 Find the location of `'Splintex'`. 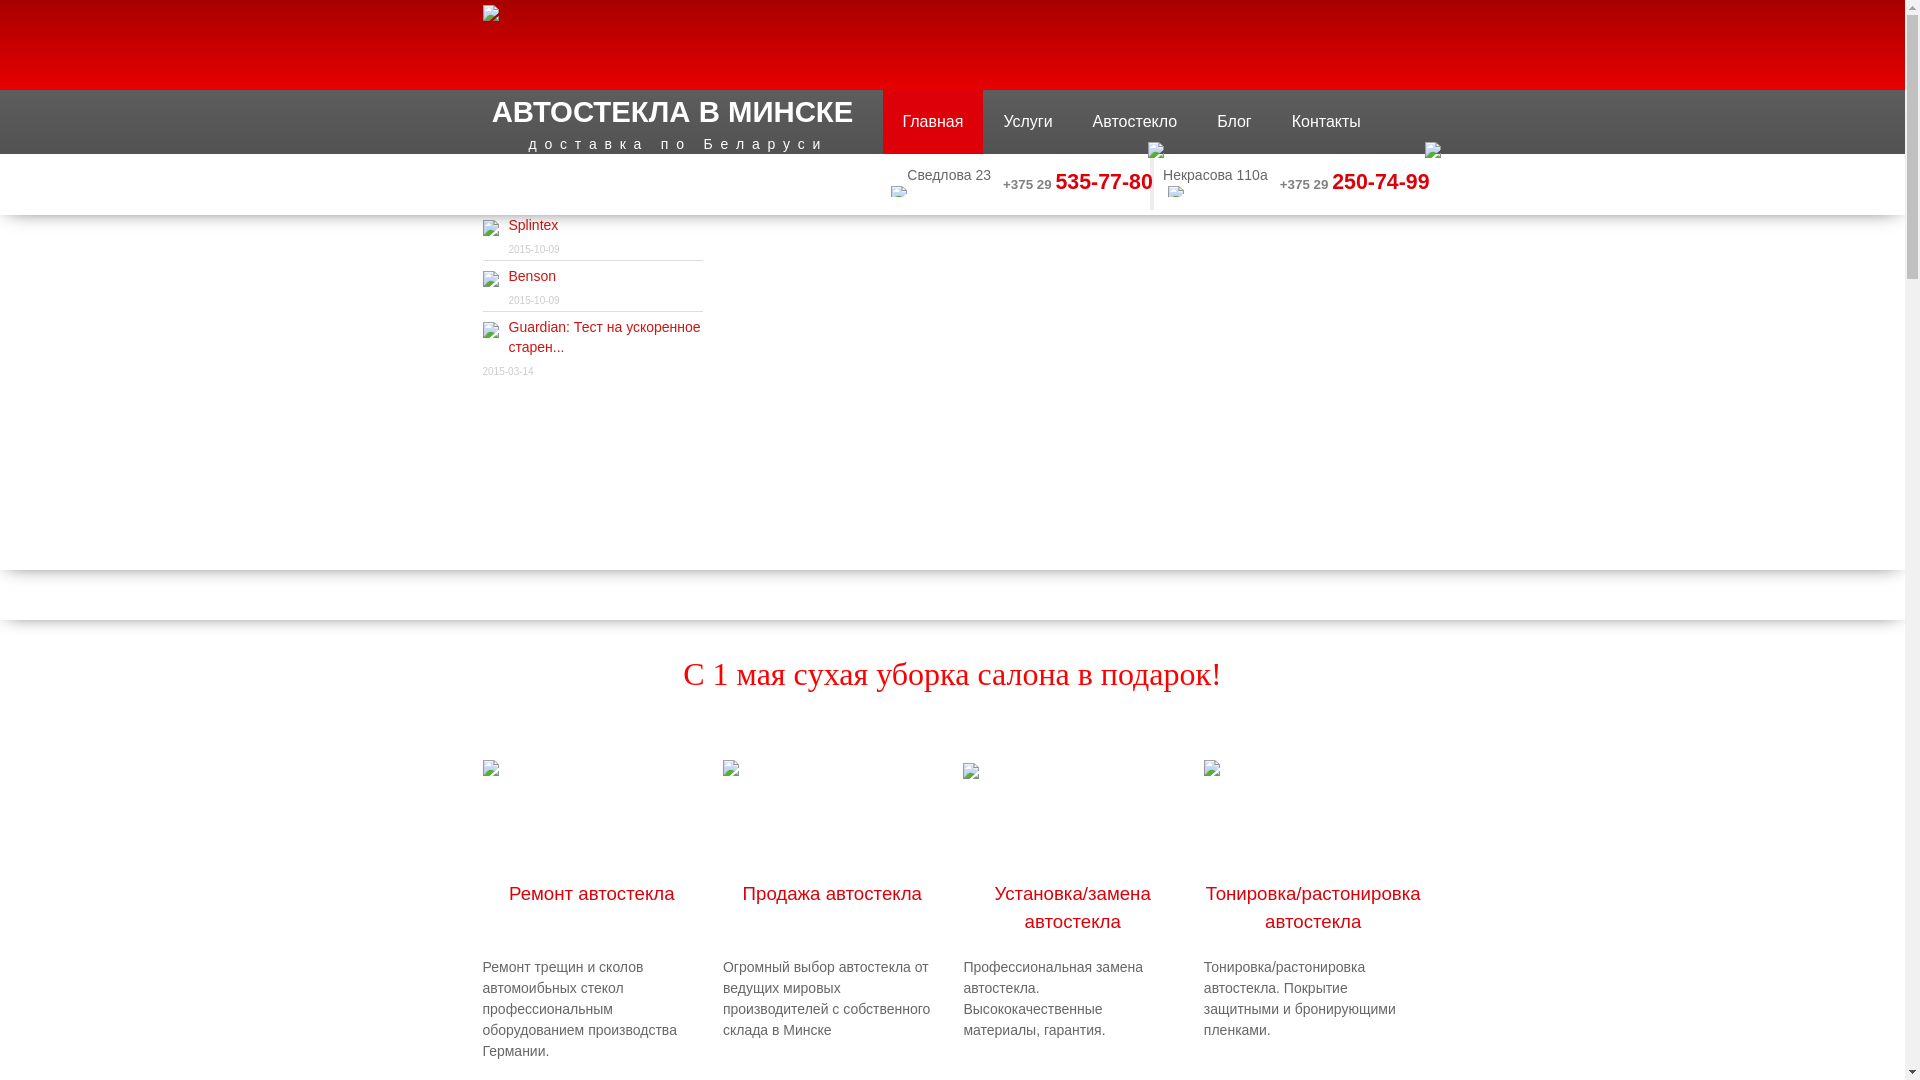

'Splintex' is located at coordinates (489, 227).